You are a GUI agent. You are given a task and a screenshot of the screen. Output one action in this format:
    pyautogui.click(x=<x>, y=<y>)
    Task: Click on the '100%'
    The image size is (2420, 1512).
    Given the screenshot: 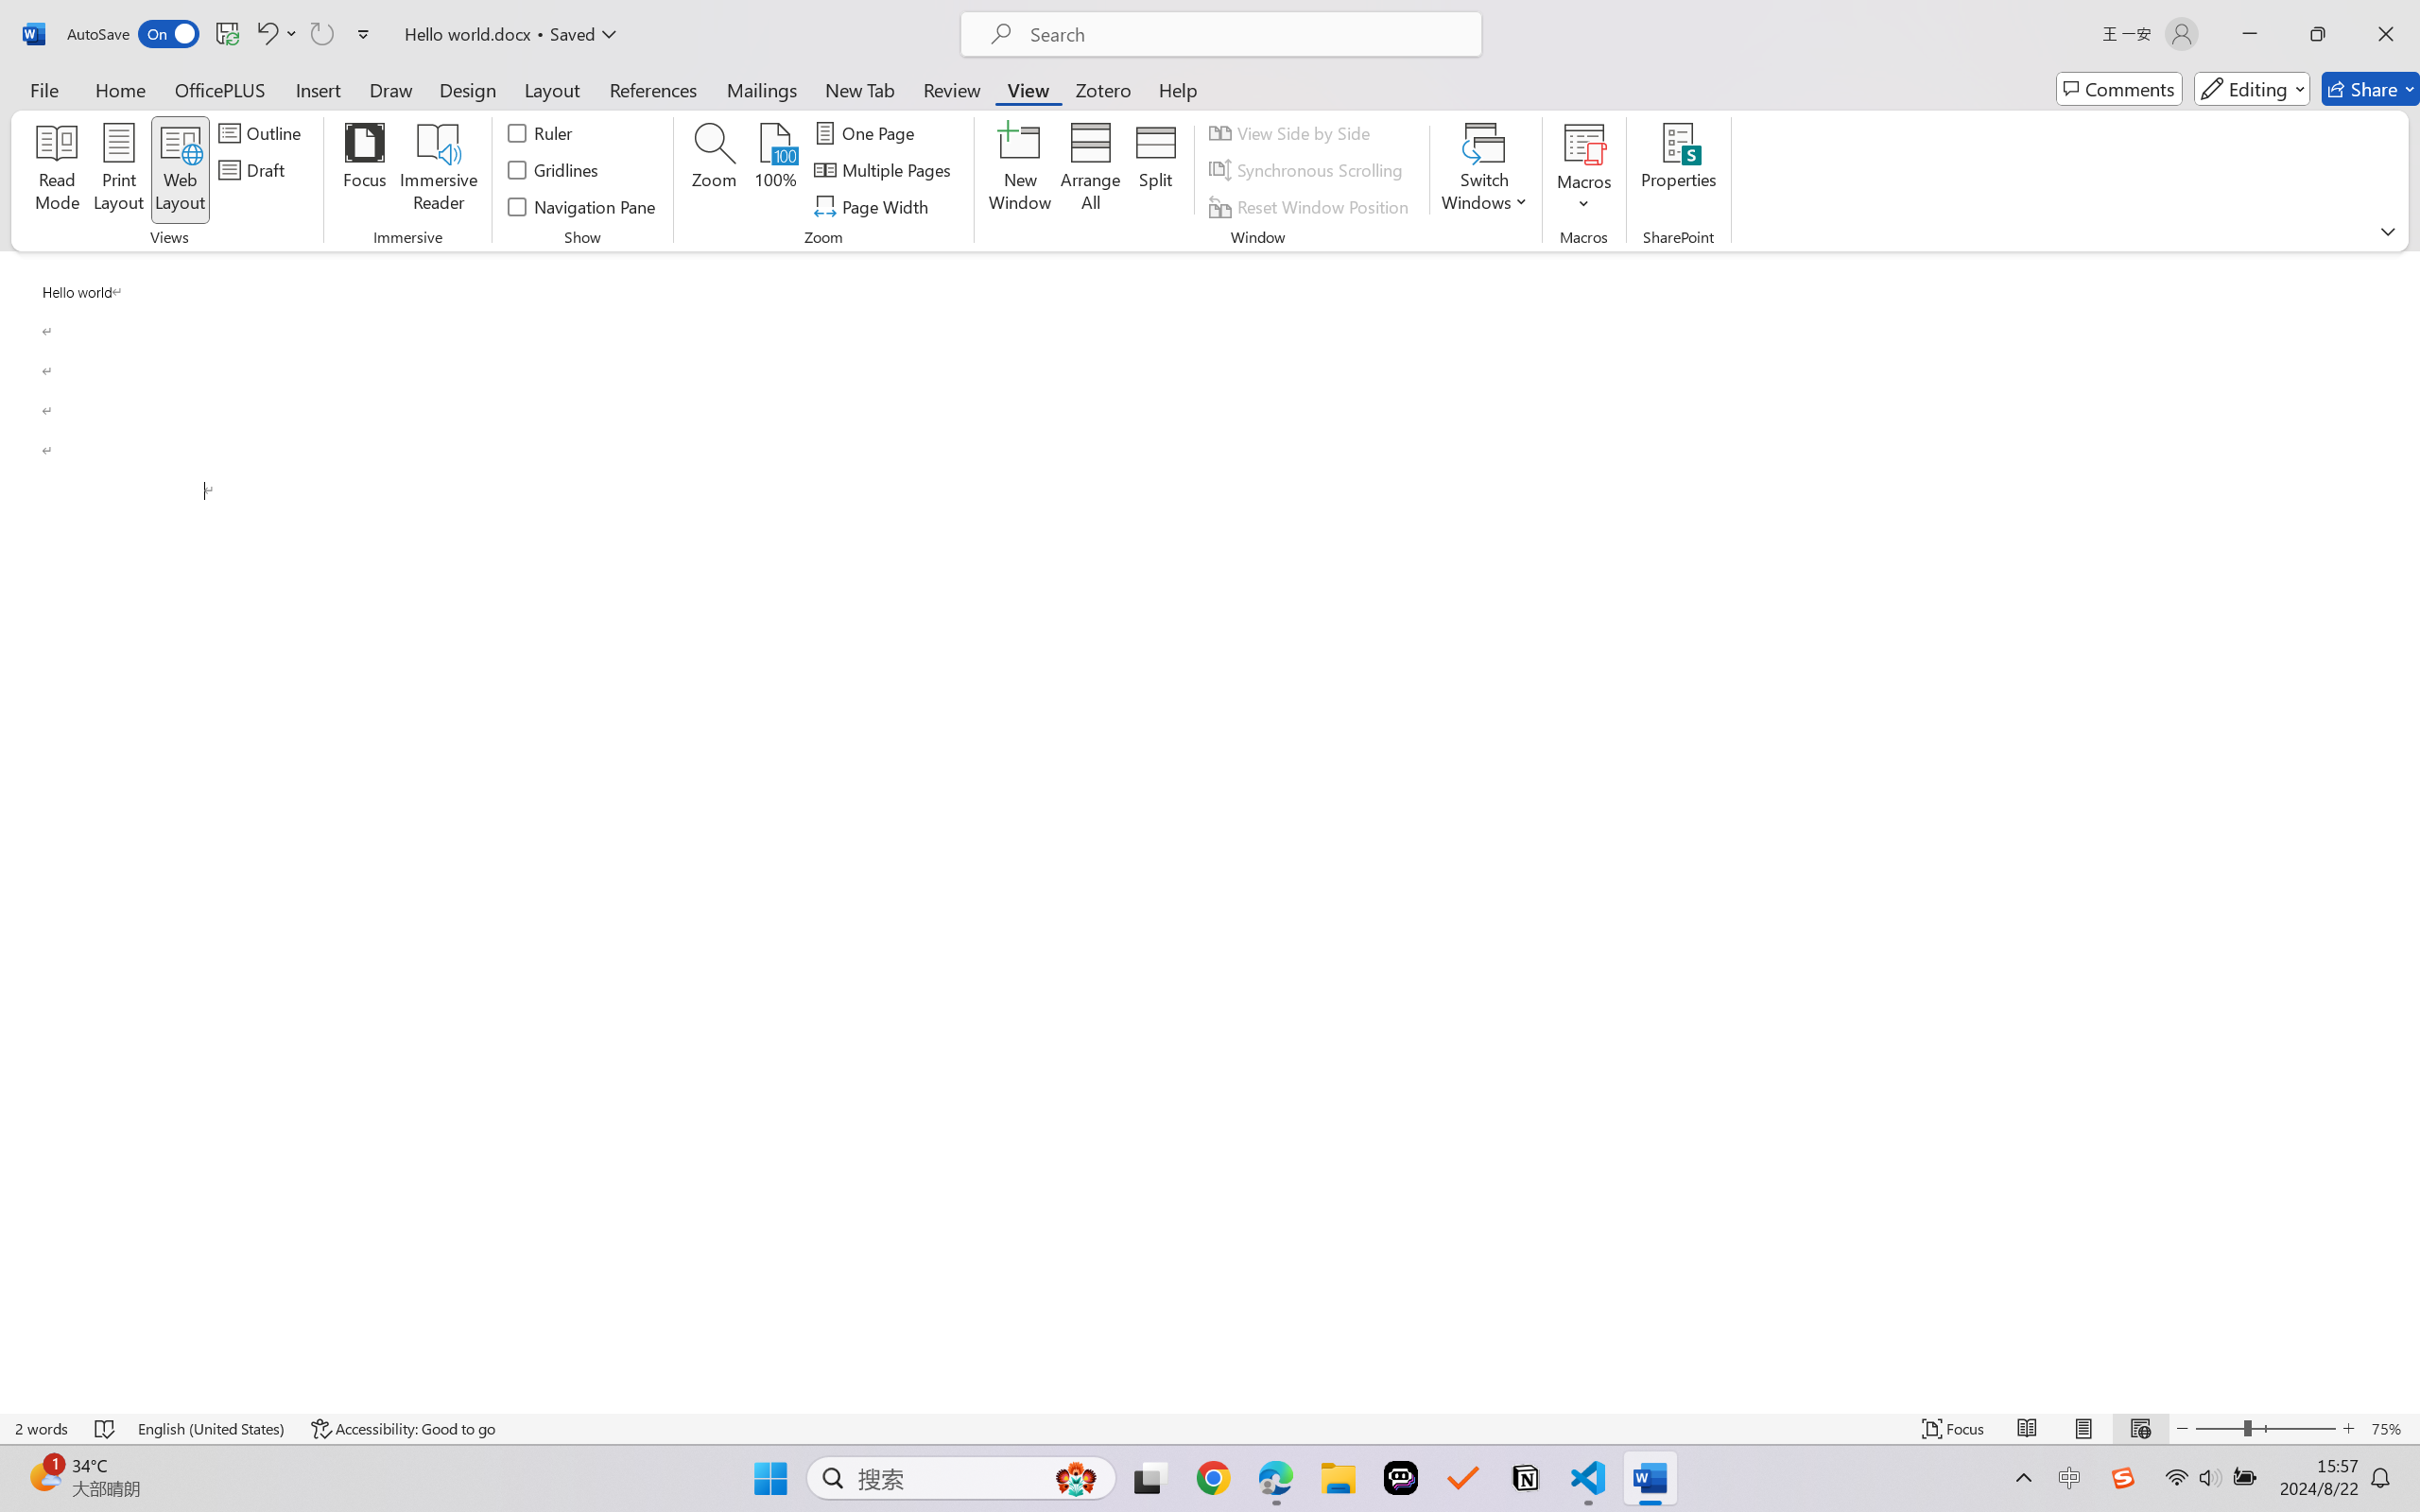 What is the action you would take?
    pyautogui.click(x=775, y=170)
    